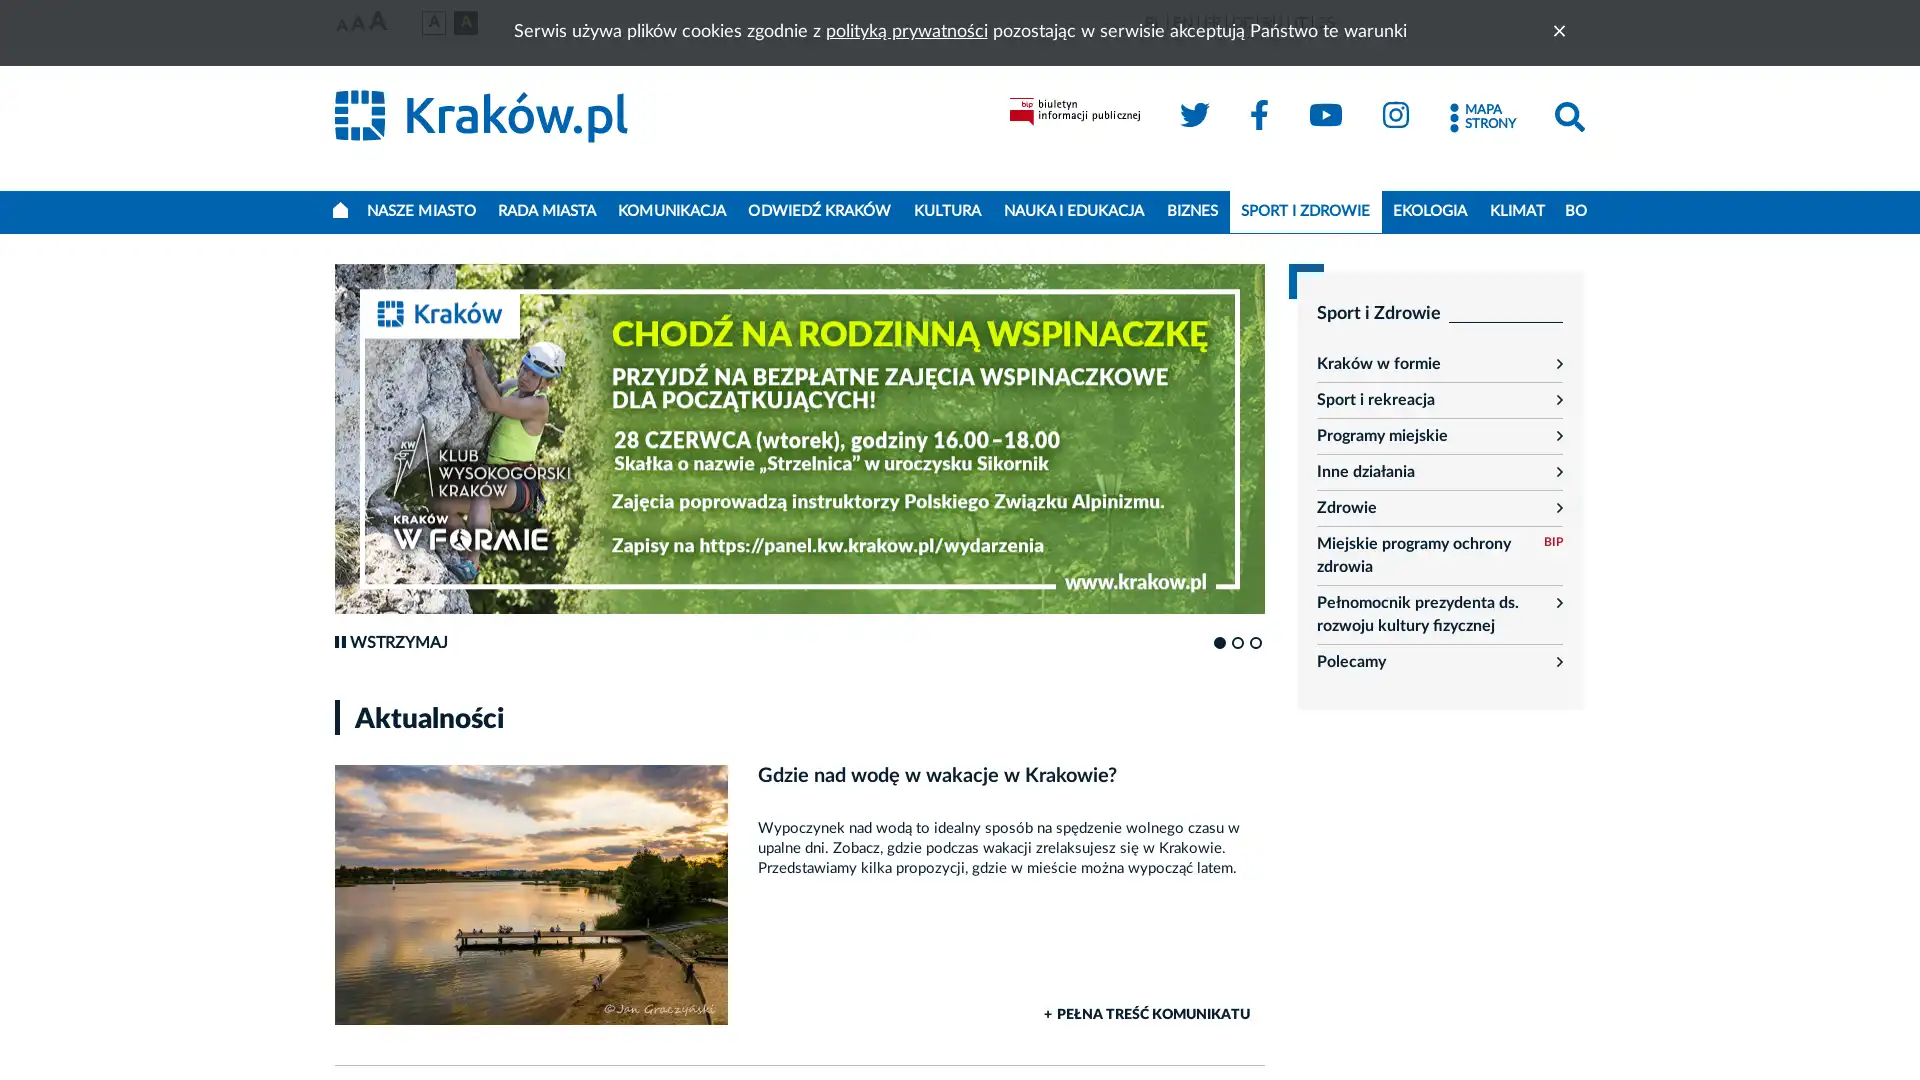 Image resolution: width=1920 pixels, height=1080 pixels. What do you see at coordinates (358, 24) in the screenshot?
I see `Srednia czcionka` at bounding box center [358, 24].